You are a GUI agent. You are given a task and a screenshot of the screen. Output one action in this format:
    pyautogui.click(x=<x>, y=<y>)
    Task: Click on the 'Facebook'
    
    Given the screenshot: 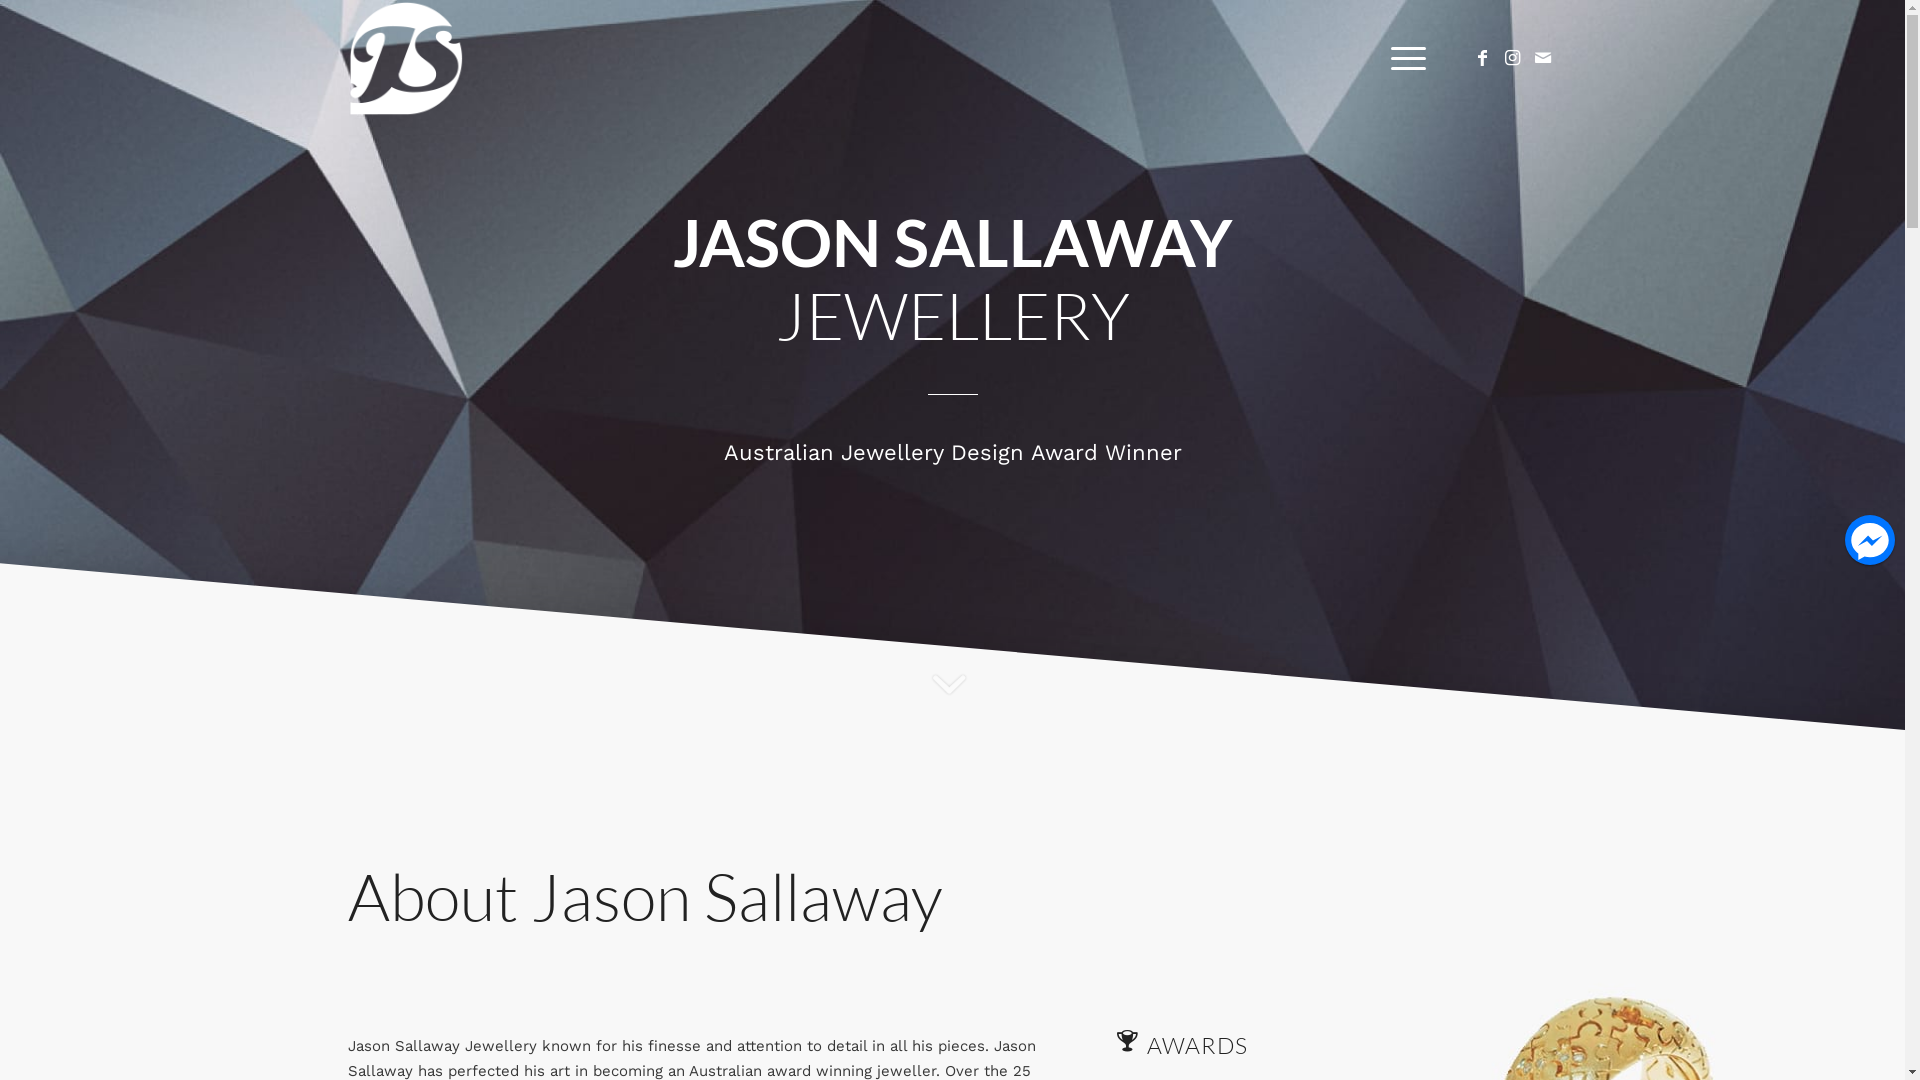 What is the action you would take?
    pyautogui.click(x=1483, y=56)
    